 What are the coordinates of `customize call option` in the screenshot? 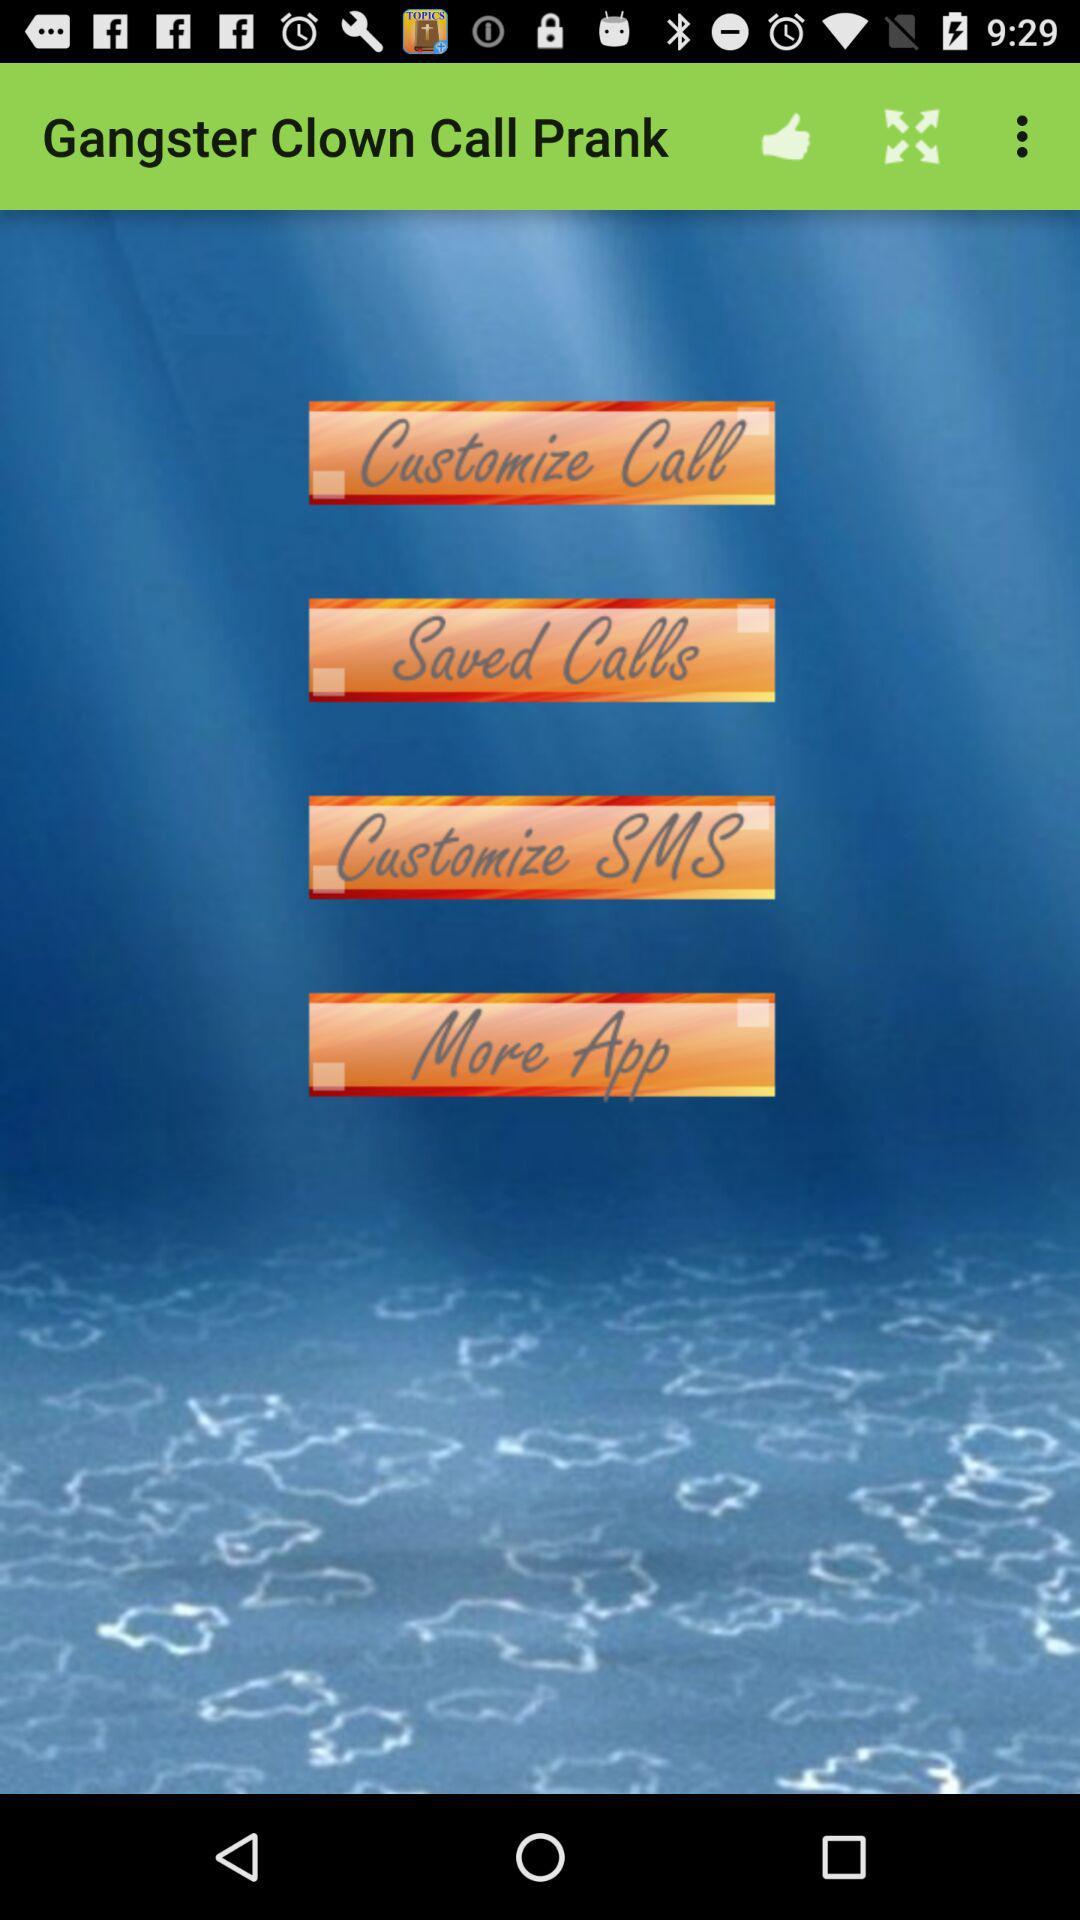 It's located at (540, 451).